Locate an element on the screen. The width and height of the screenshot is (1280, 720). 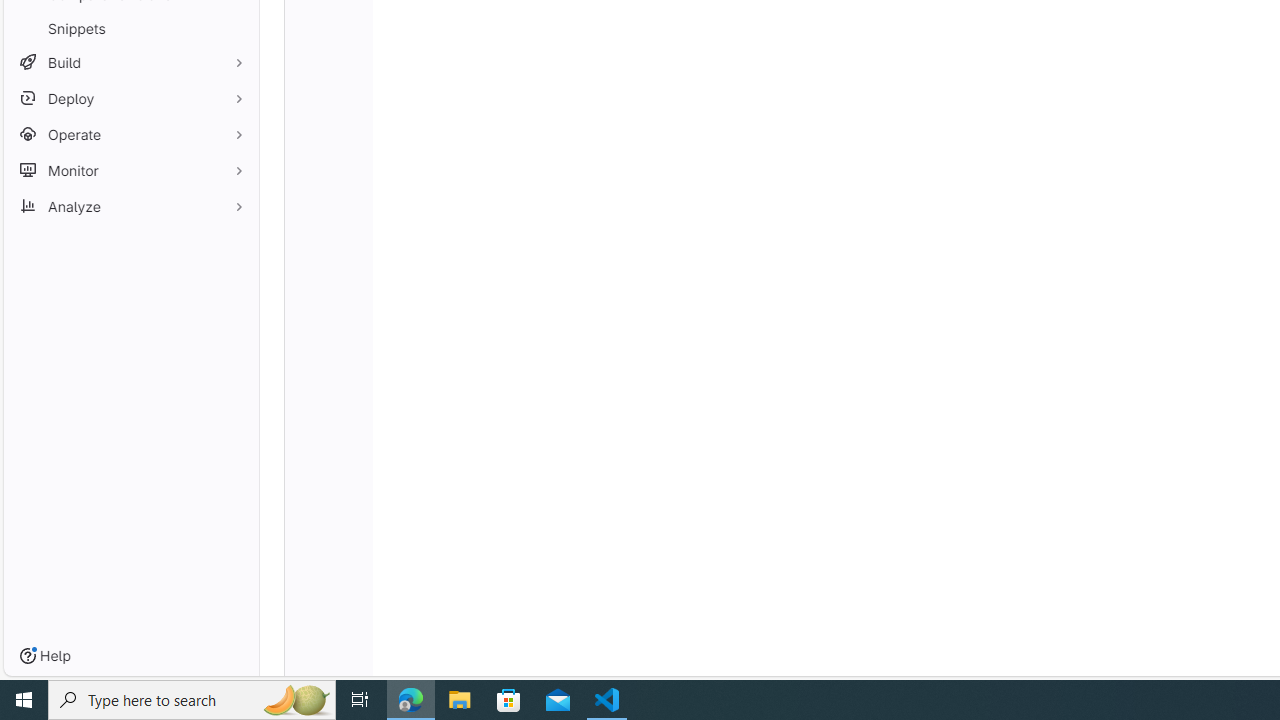
'Build' is located at coordinates (130, 61).